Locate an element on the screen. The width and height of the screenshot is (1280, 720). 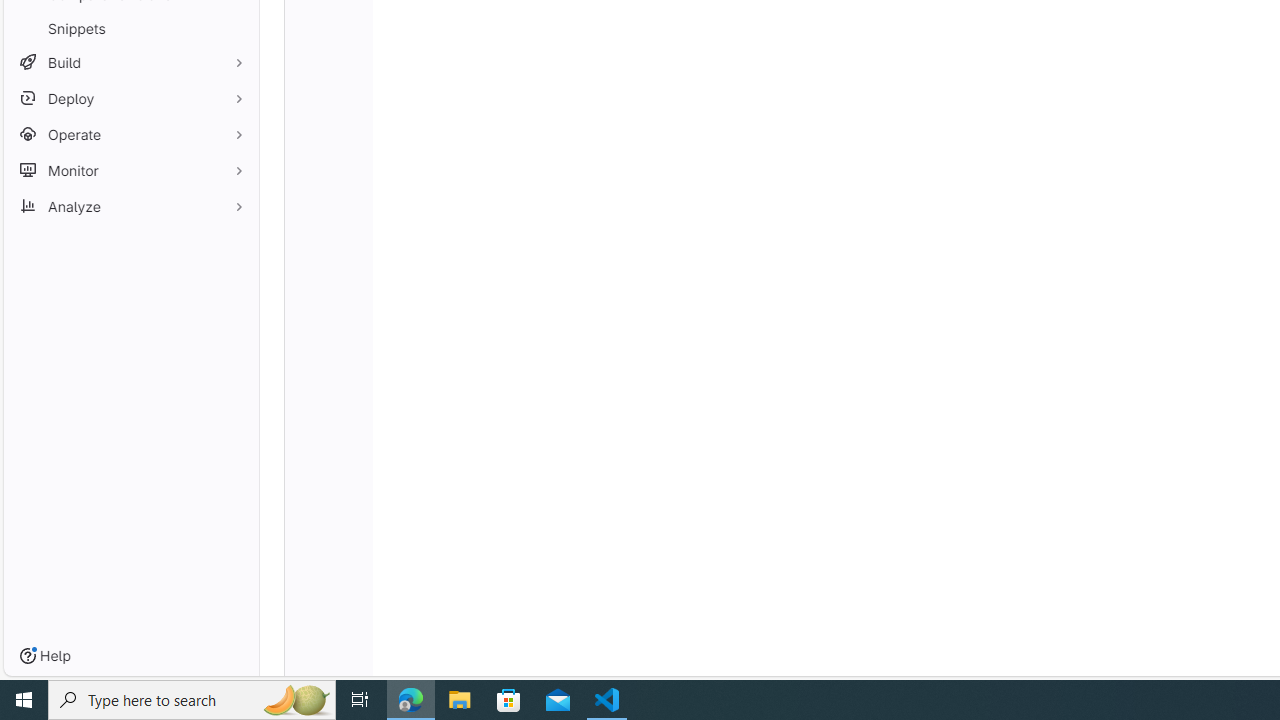
'Build' is located at coordinates (130, 61).